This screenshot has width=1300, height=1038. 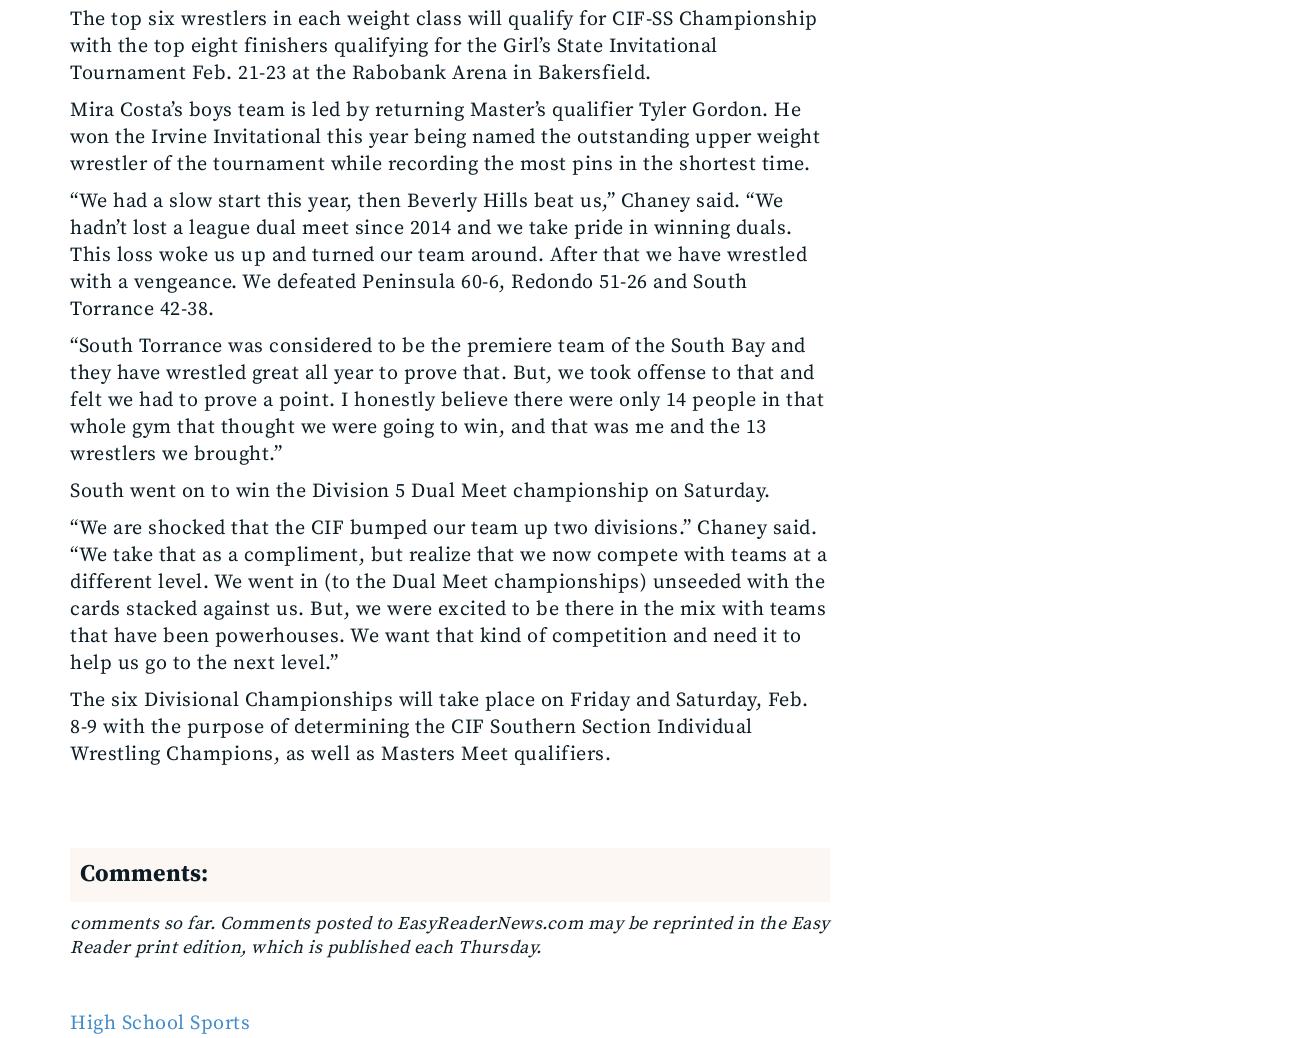 I want to click on '“We are shocked that the CIF bumped our team up two divisions.” Chaney said. “We take that as a compliment, but realize that we now compete with teams at a different level. We went in (to the Dual Meet championships) unseeded with the cards stacked against us. But, we were excited to be there in the mix with teams that have been powerhouses. We want that kind of competition and need it to help us go to the next level.”', so click(x=447, y=595).